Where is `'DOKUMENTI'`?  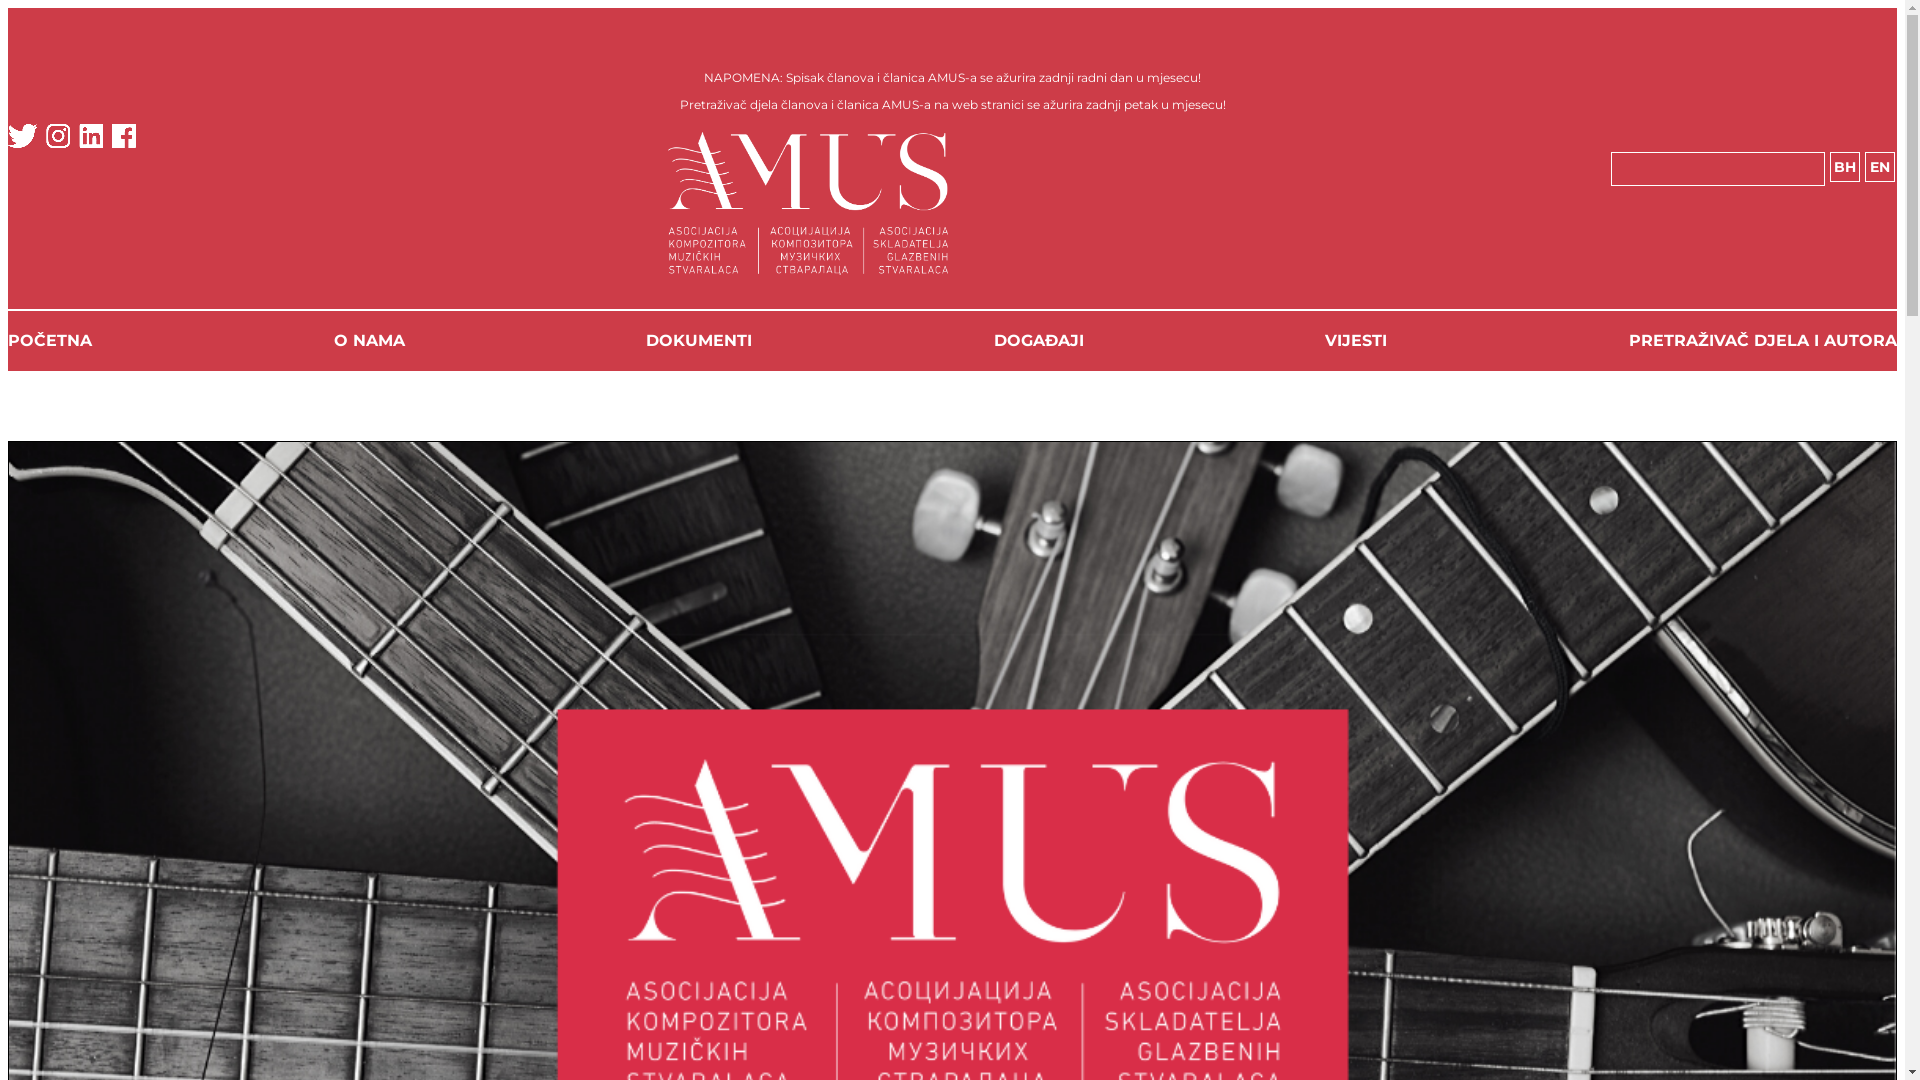
'DOKUMENTI' is located at coordinates (699, 339).